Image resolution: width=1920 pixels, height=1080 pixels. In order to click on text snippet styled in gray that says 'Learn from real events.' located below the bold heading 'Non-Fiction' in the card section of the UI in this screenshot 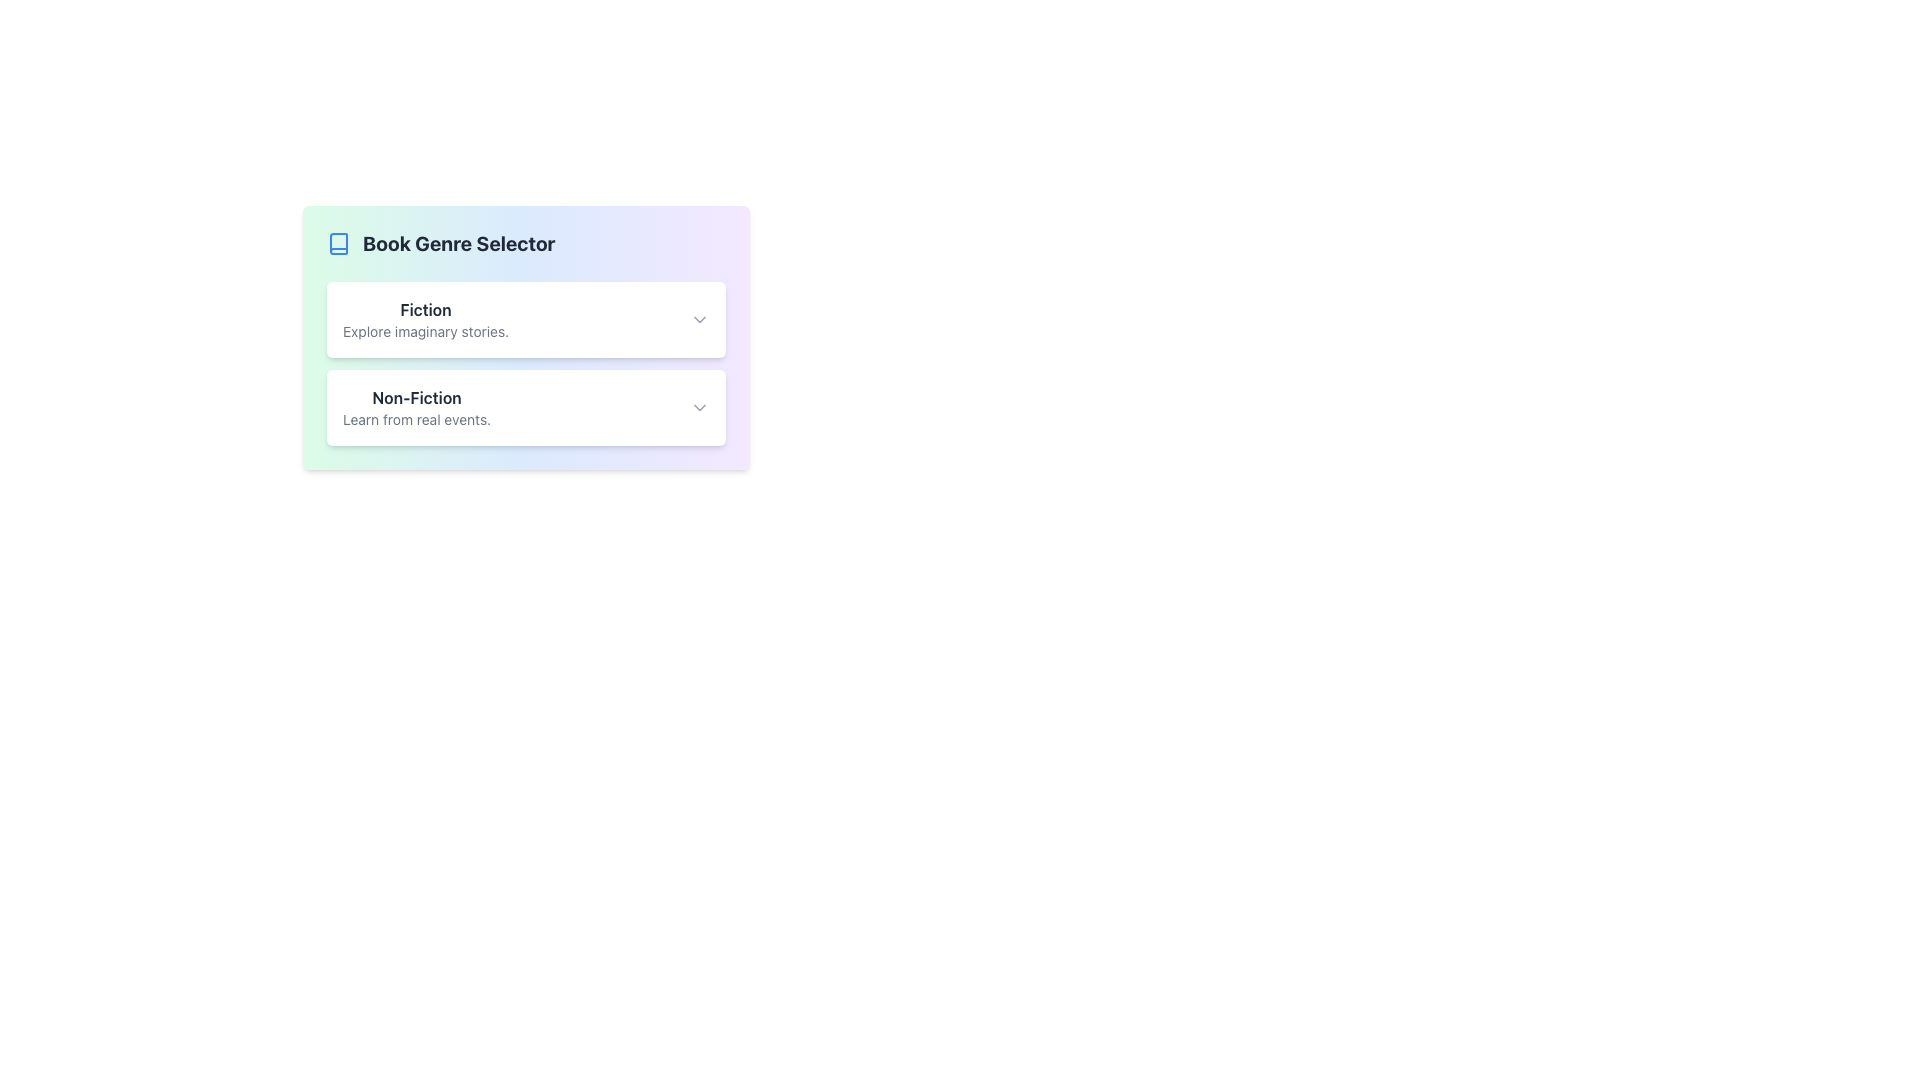, I will do `click(416, 419)`.